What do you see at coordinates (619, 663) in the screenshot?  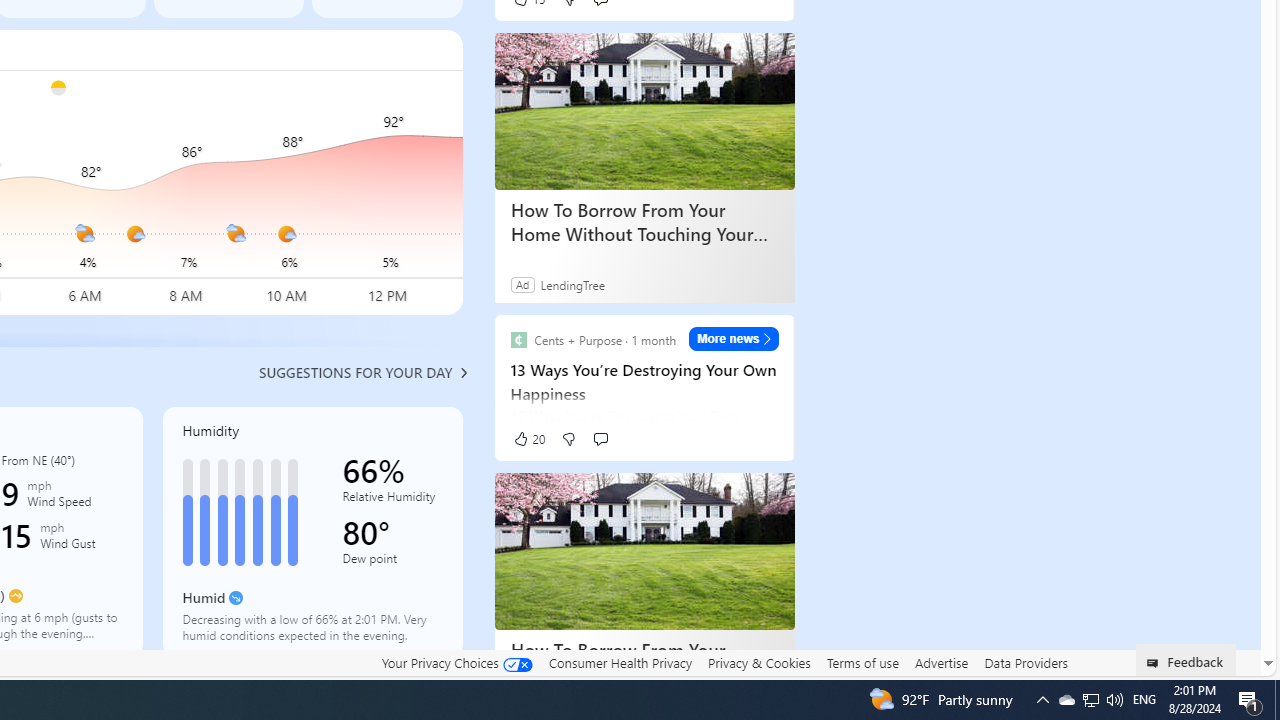 I see `'Consumer Health Privacy'` at bounding box center [619, 663].